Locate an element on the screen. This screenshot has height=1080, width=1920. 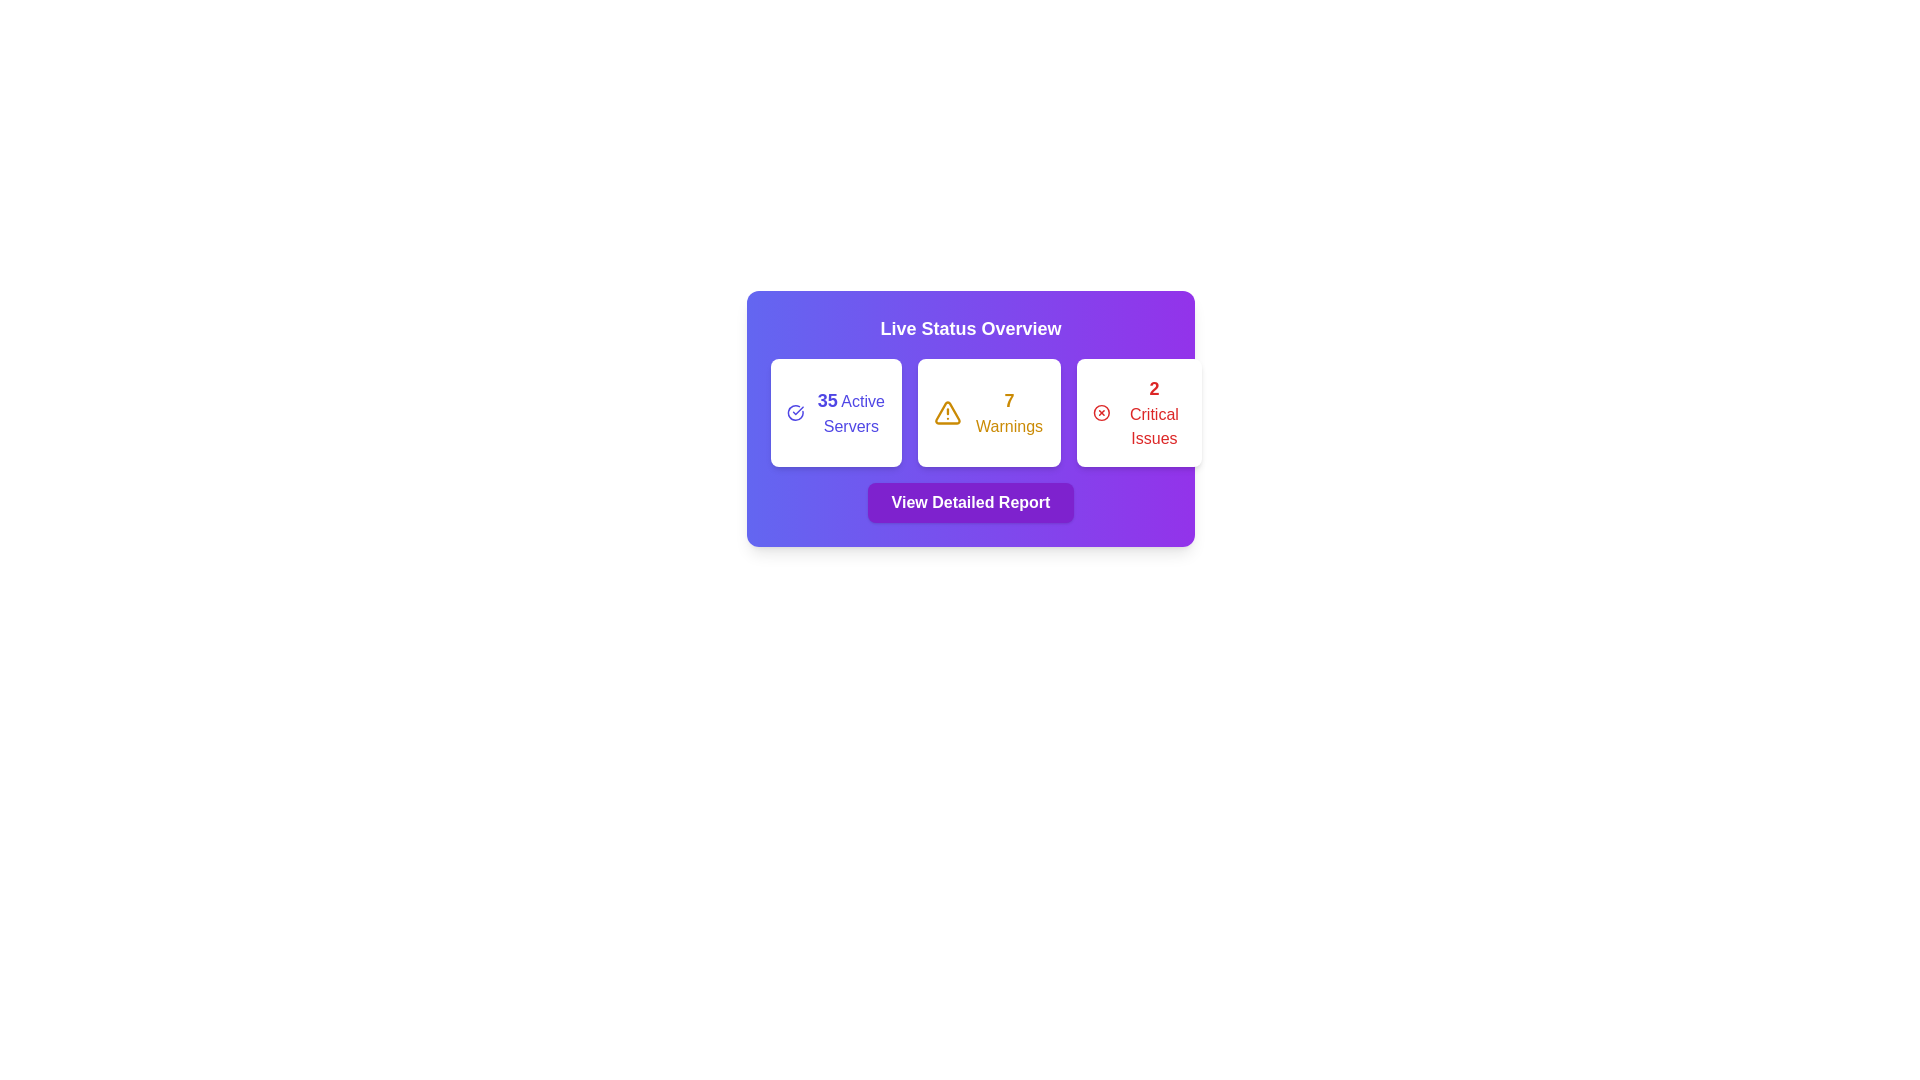
the static text label displaying the count of warnings in the 'Warnings' box, which is slightly left of the box's center is located at coordinates (1009, 401).